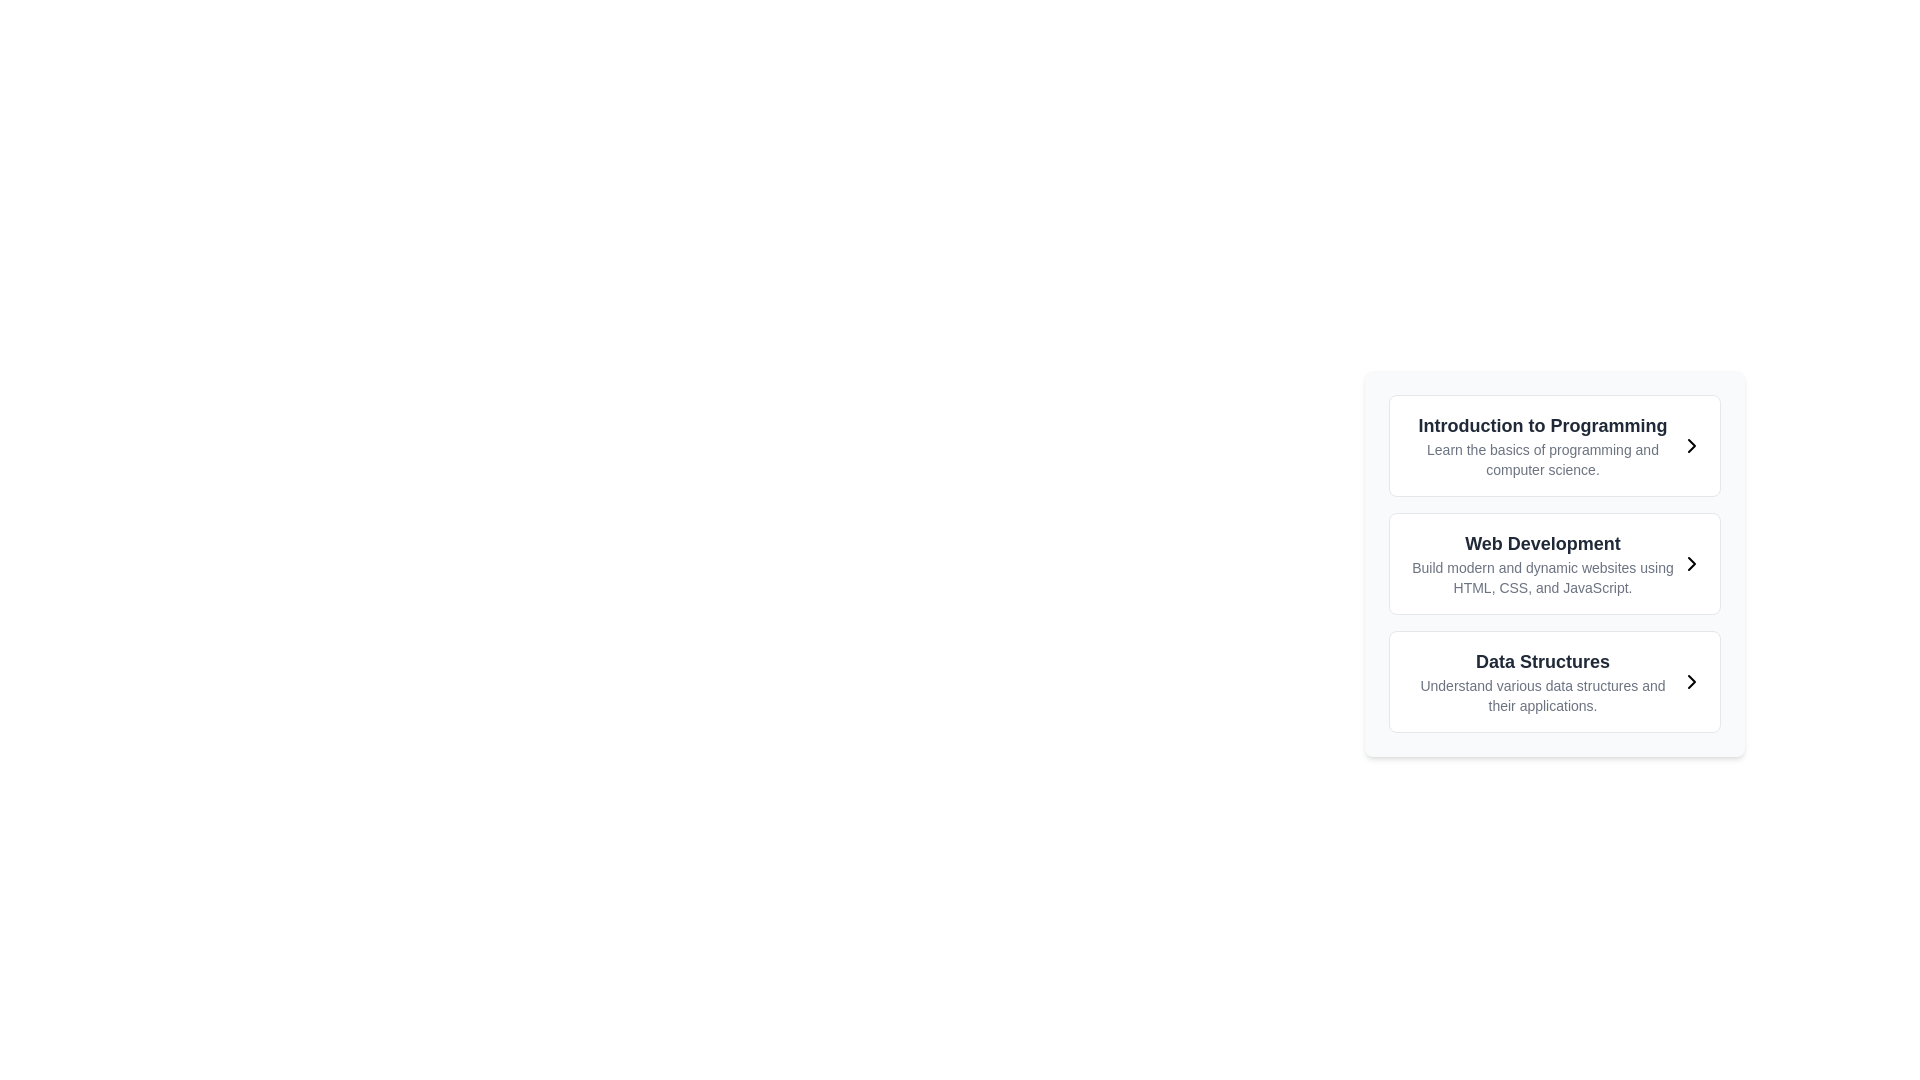 The height and width of the screenshot is (1080, 1920). I want to click on the Informational Item titled 'Web Development', so click(1541, 563).